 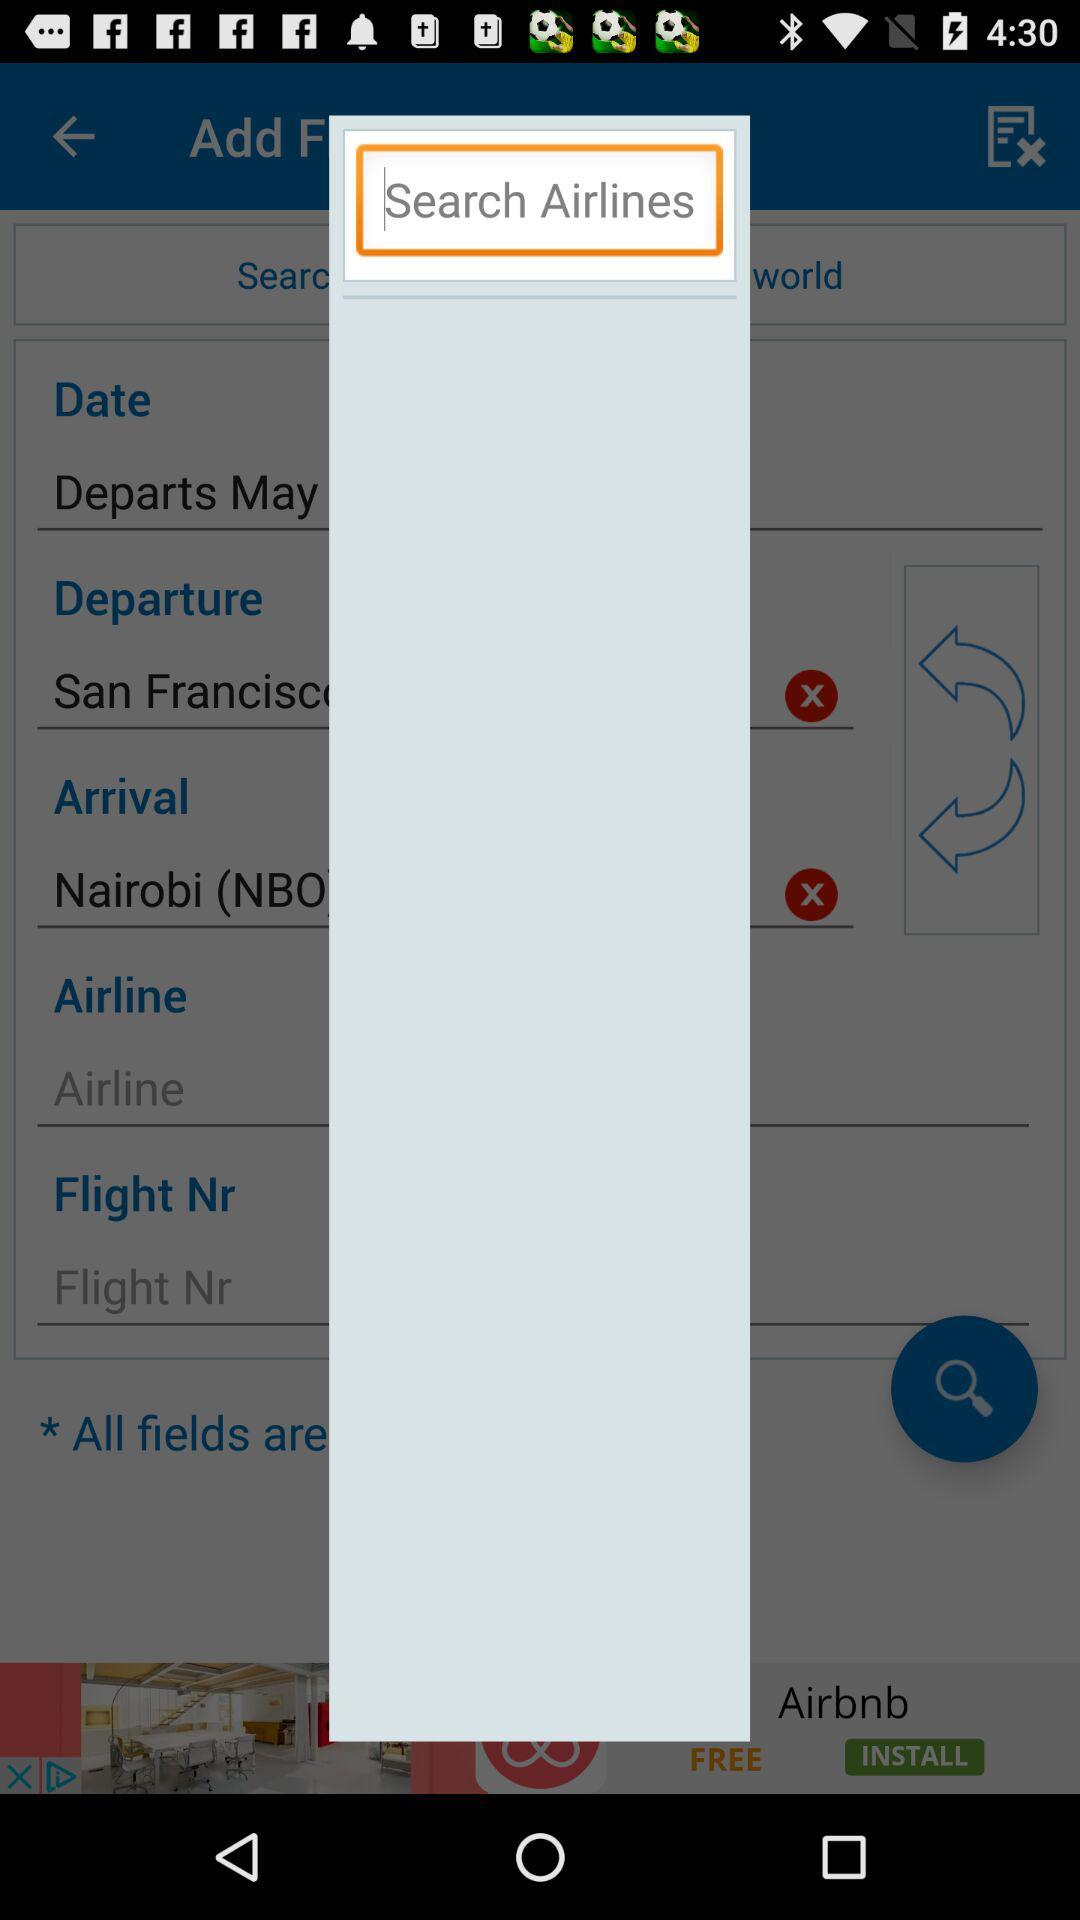 What do you see at coordinates (538, 205) in the screenshot?
I see `the item at the top` at bounding box center [538, 205].